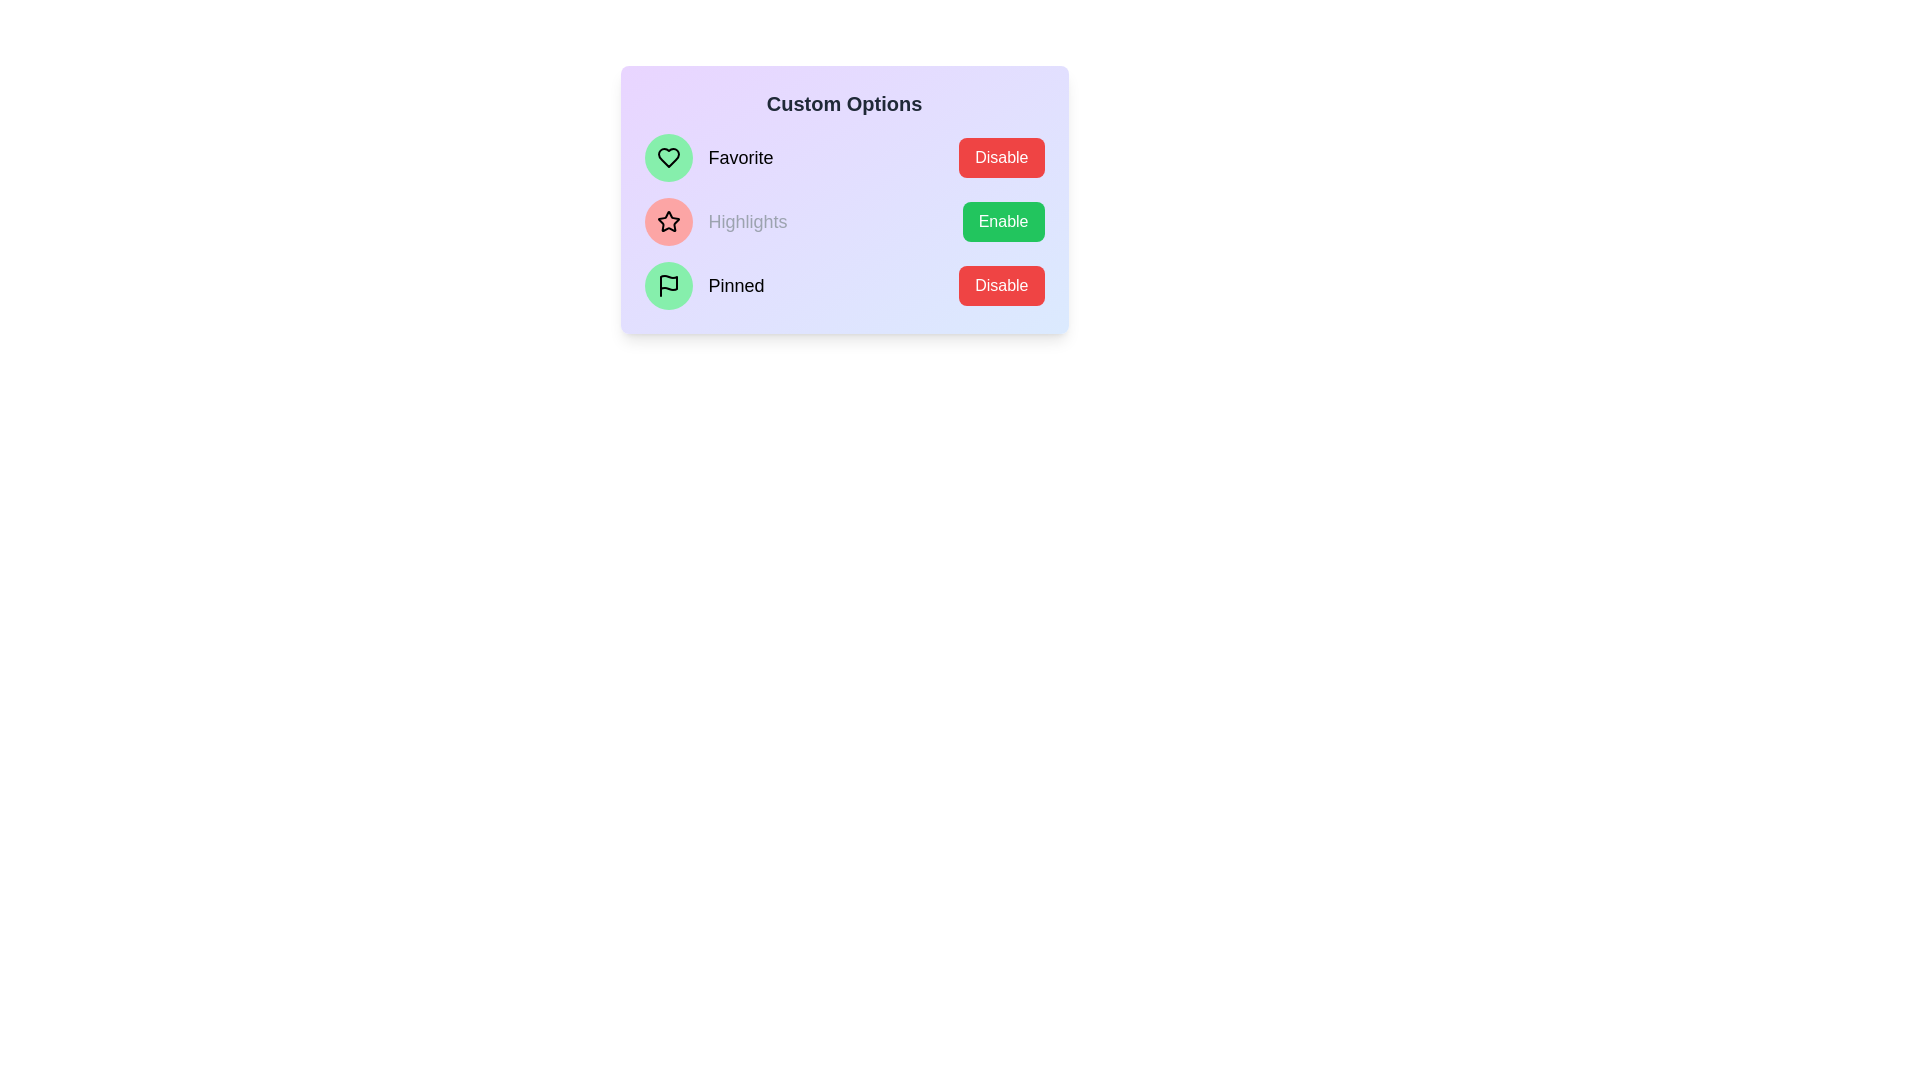 The width and height of the screenshot is (1920, 1080). I want to click on button to toggle the status of the item labeled Highlights, so click(1003, 222).